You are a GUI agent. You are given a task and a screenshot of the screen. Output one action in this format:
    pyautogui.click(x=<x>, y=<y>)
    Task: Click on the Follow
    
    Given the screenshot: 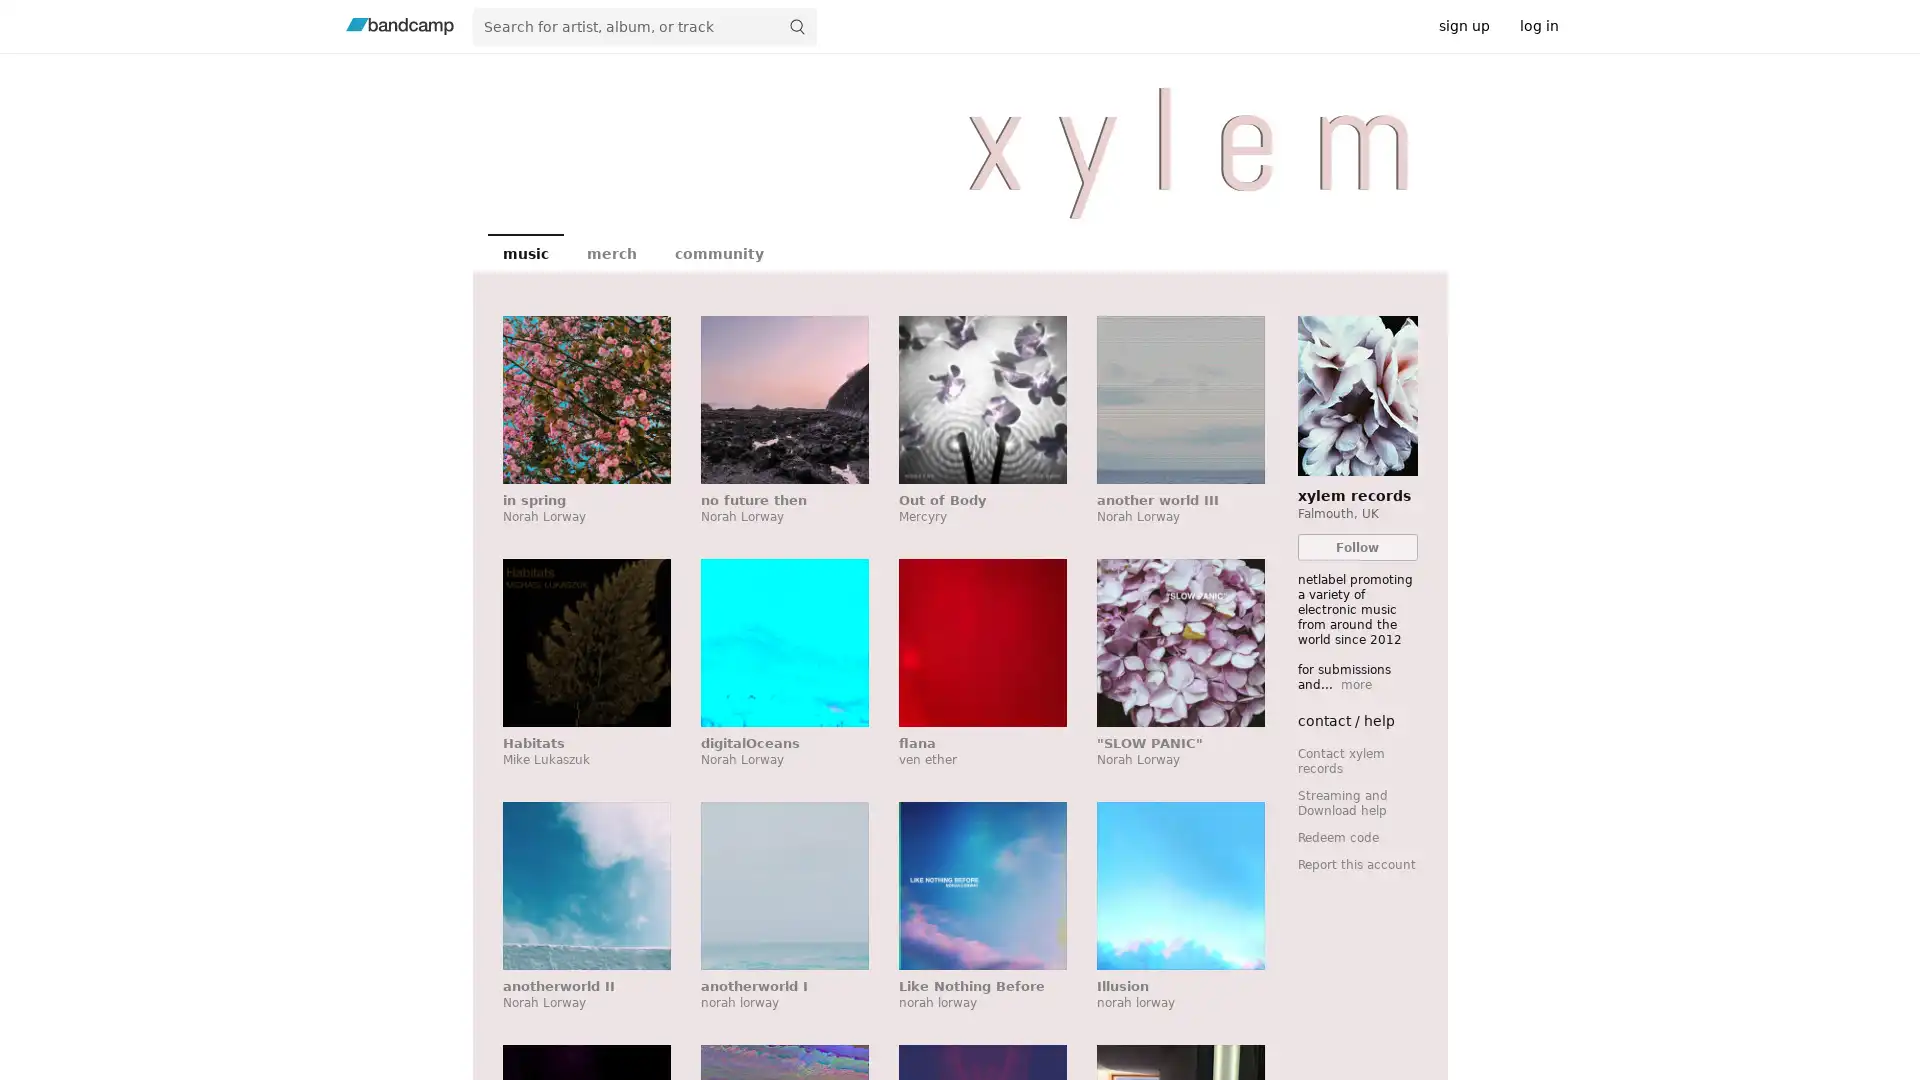 What is the action you would take?
    pyautogui.click(x=1357, y=547)
    